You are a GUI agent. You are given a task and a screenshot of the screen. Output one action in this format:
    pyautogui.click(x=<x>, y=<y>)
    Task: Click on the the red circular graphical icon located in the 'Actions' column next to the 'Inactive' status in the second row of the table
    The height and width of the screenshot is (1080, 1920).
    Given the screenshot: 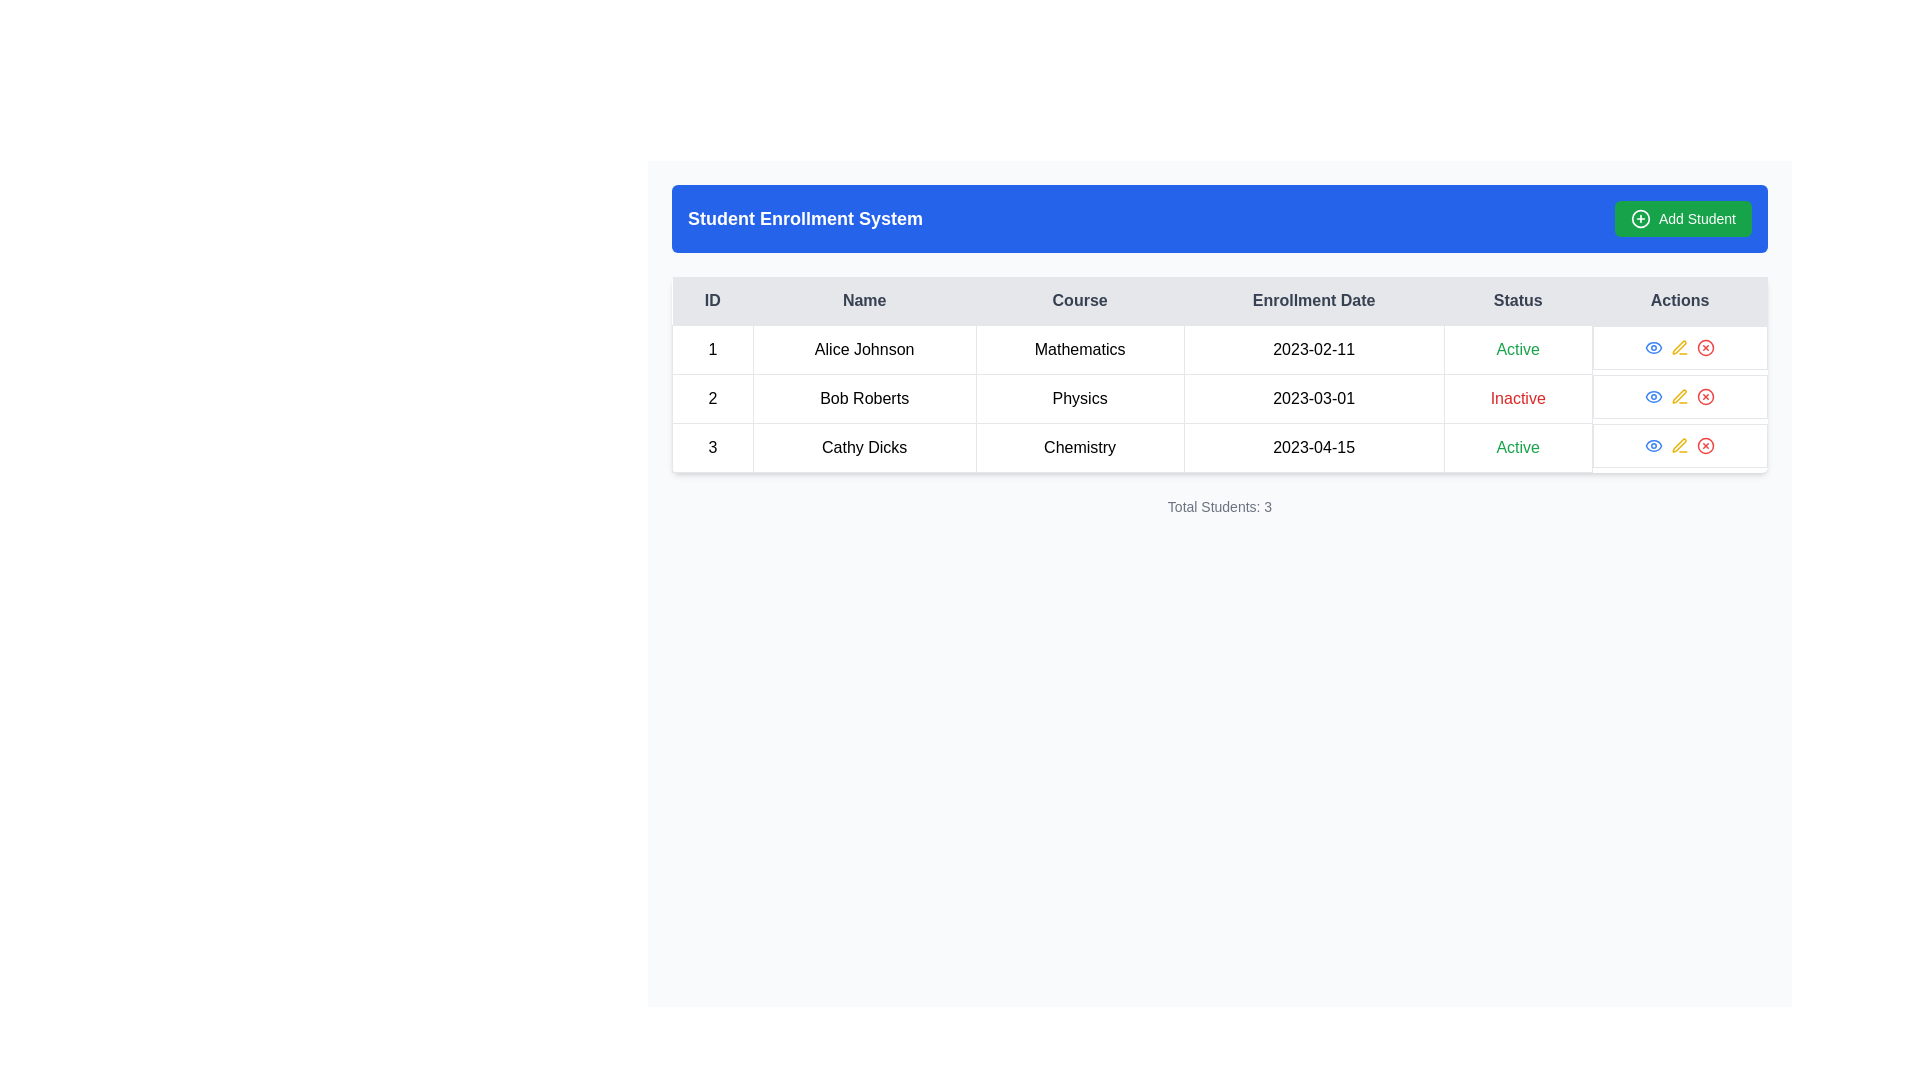 What is the action you would take?
    pyautogui.click(x=1705, y=396)
    